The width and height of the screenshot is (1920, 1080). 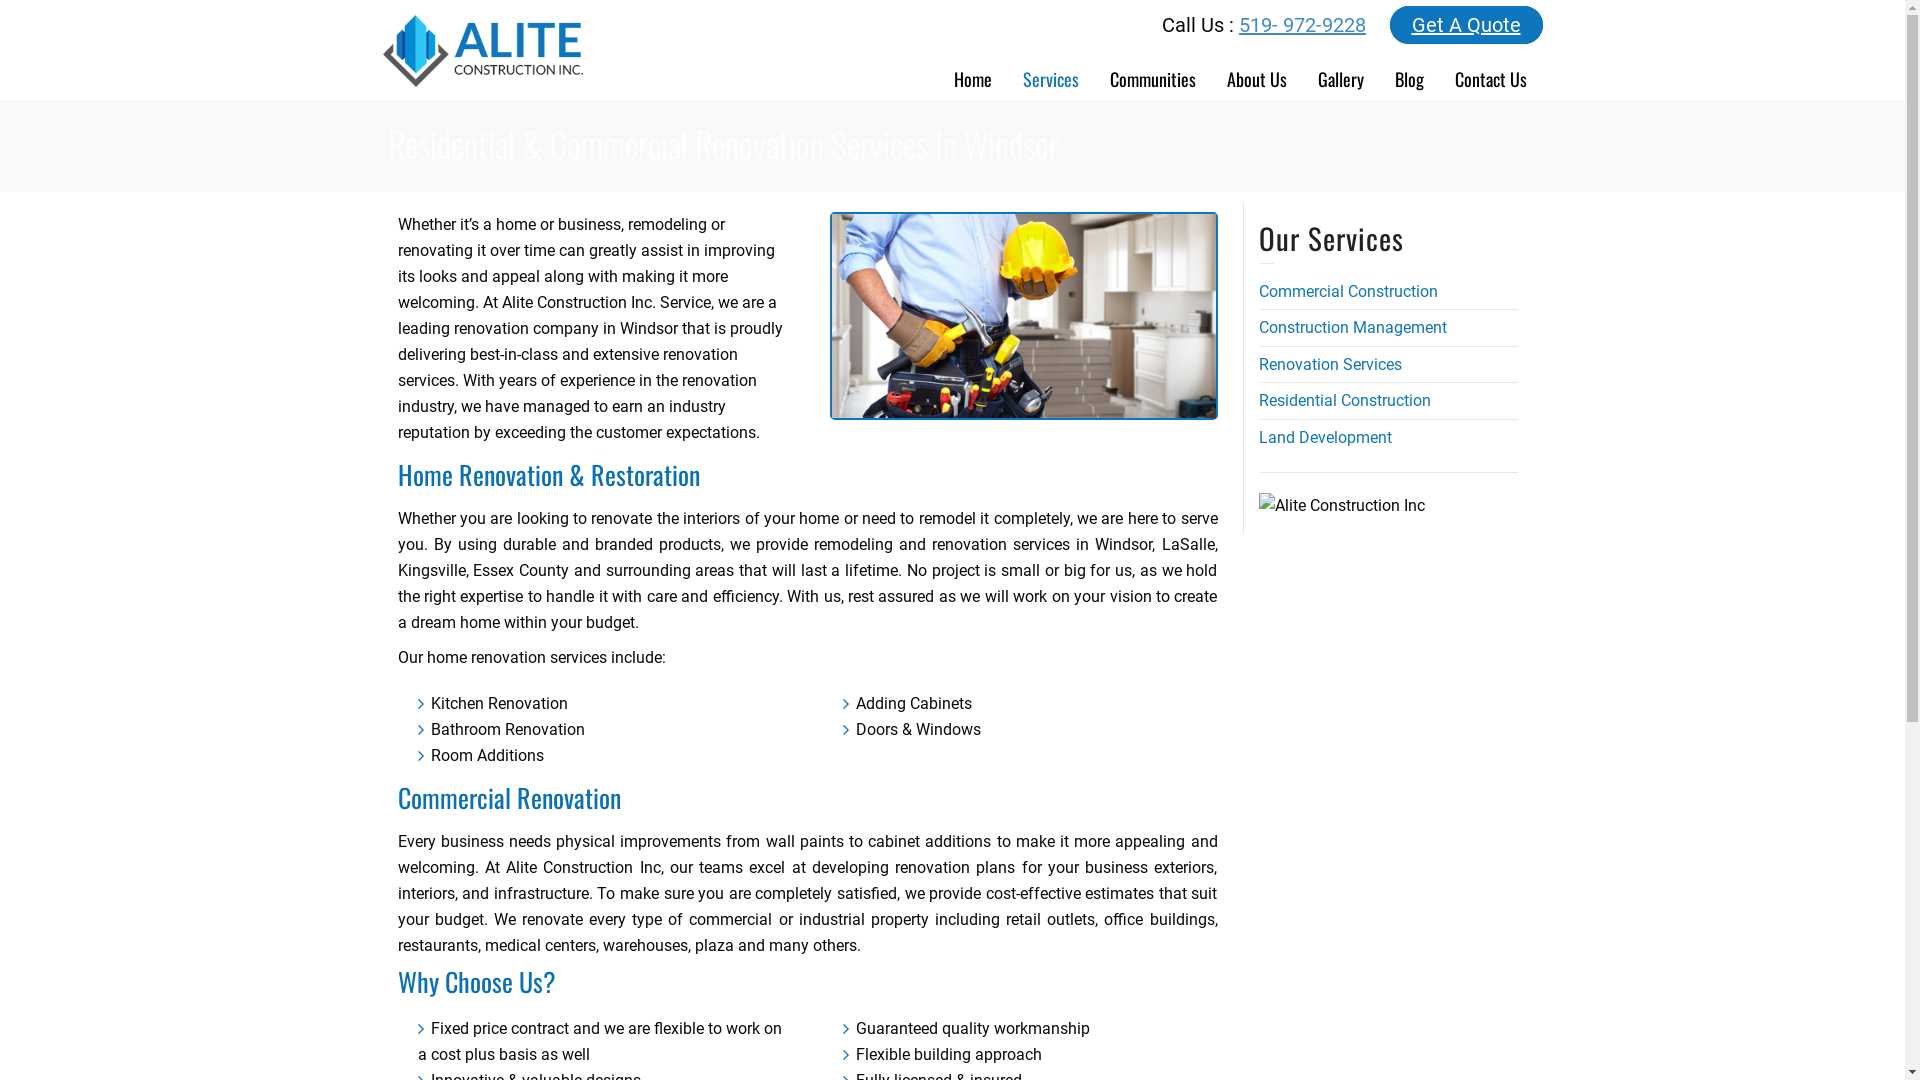 I want to click on 'Land Development', so click(x=1324, y=436).